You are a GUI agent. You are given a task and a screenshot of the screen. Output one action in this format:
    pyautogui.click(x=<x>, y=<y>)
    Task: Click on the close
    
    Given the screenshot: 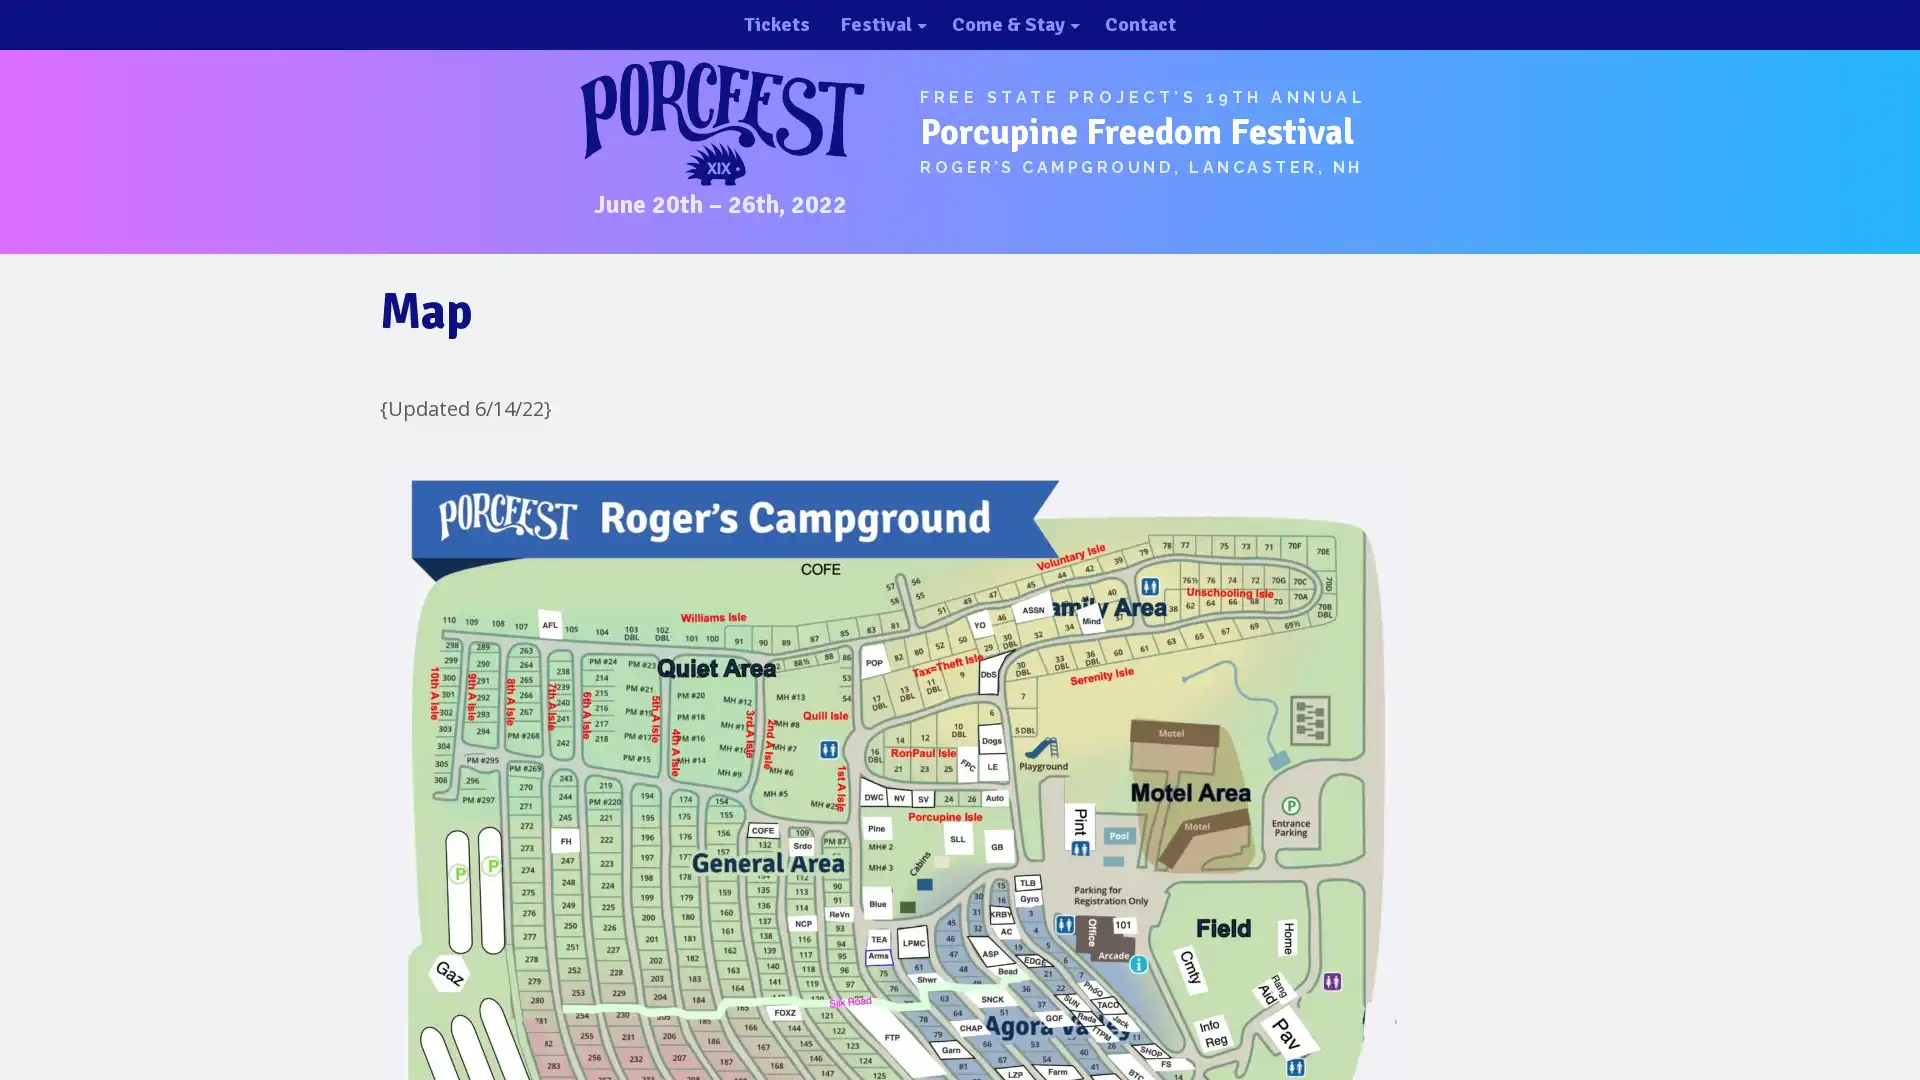 What is the action you would take?
    pyautogui.click(x=1856, y=80)
    